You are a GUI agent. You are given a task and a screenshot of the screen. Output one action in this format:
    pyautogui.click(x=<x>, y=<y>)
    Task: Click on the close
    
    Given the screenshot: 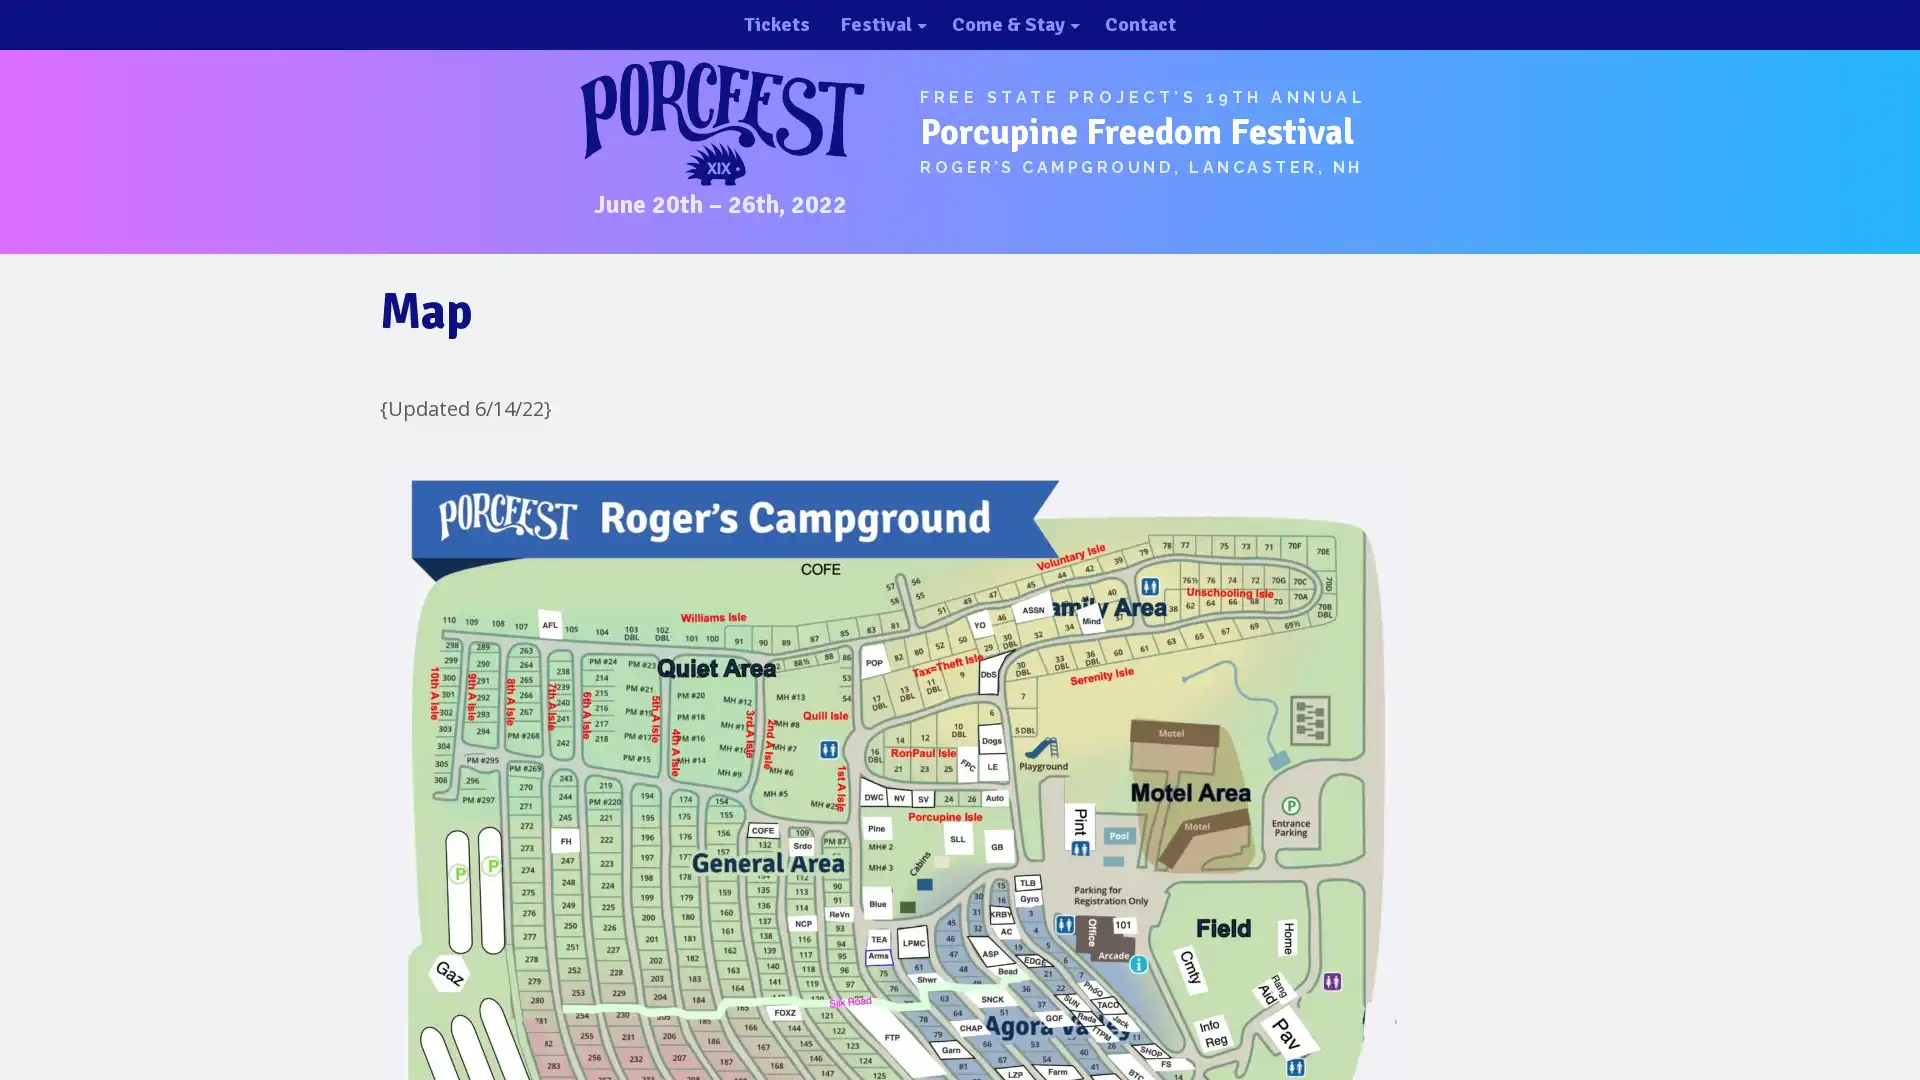 What is the action you would take?
    pyautogui.click(x=1856, y=80)
    